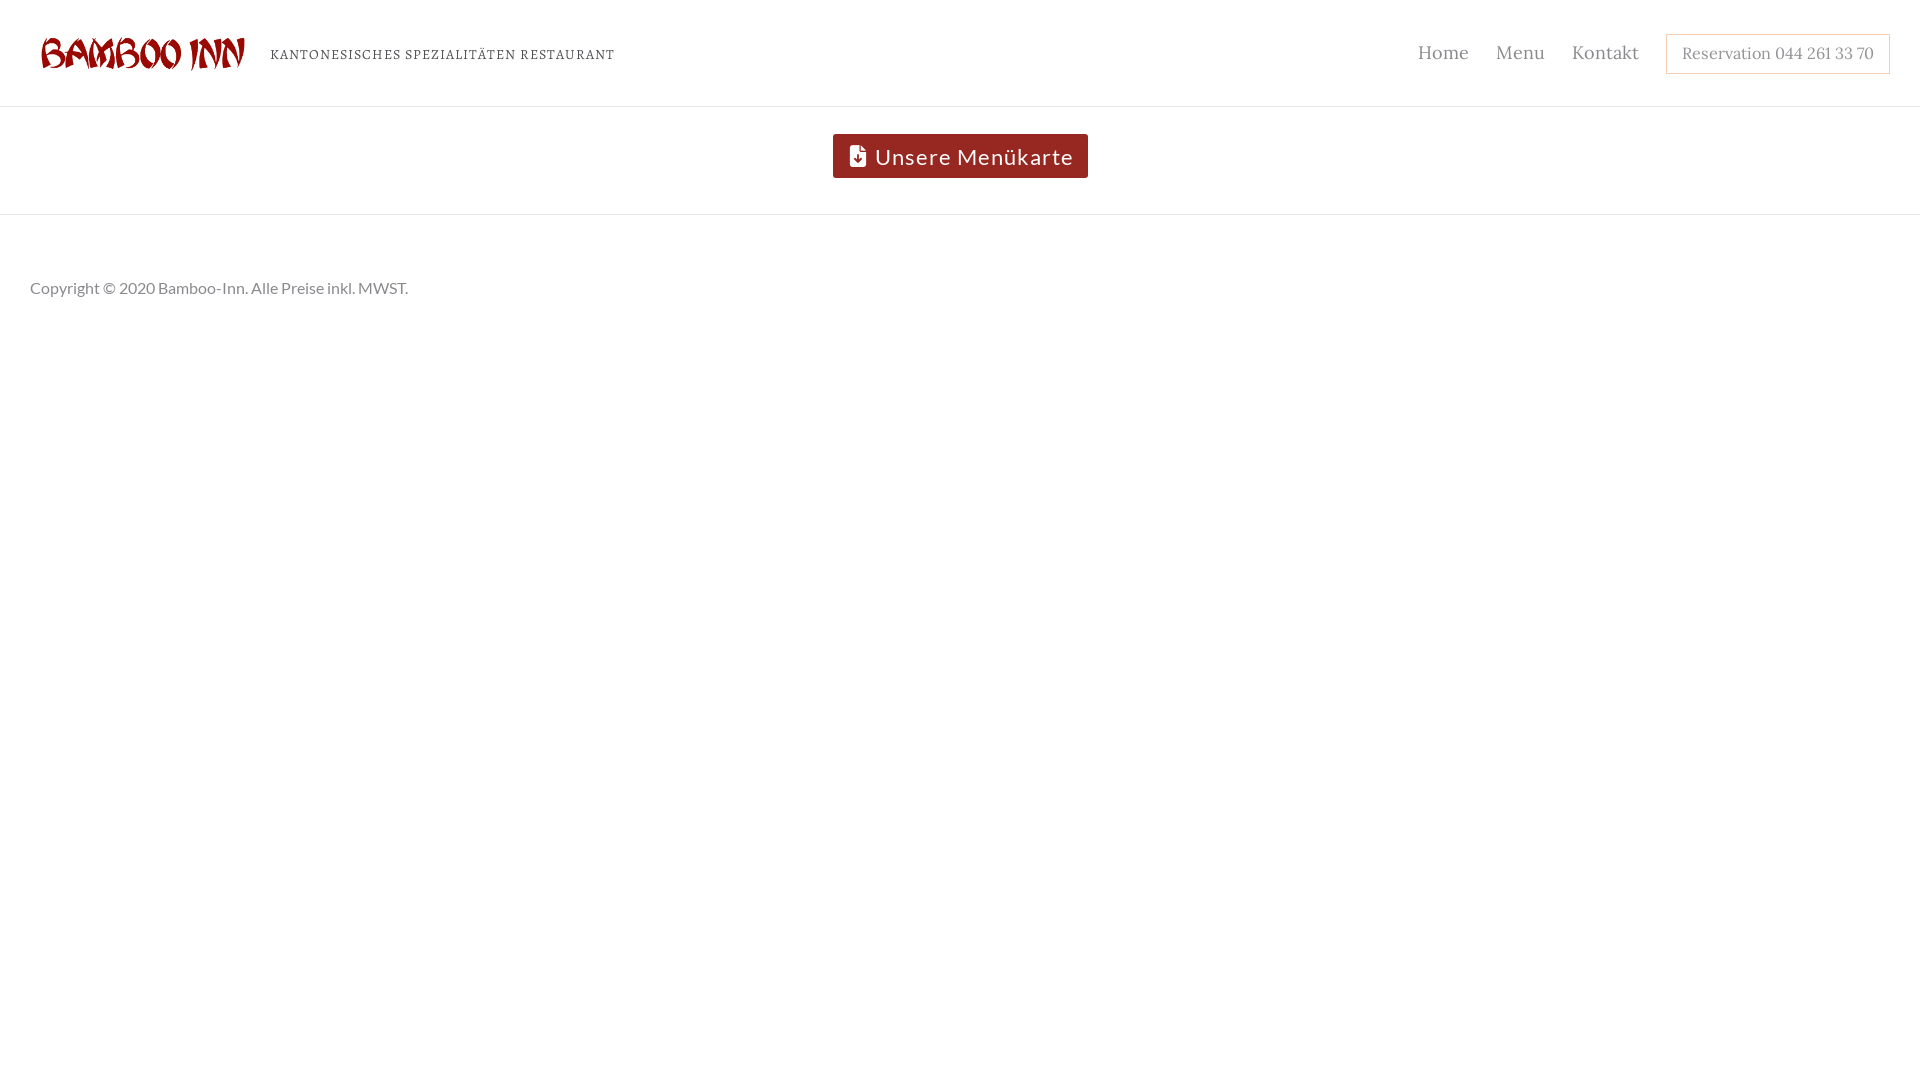  What do you see at coordinates (1777, 51) in the screenshot?
I see `'Reservation 044 261 33 70'` at bounding box center [1777, 51].